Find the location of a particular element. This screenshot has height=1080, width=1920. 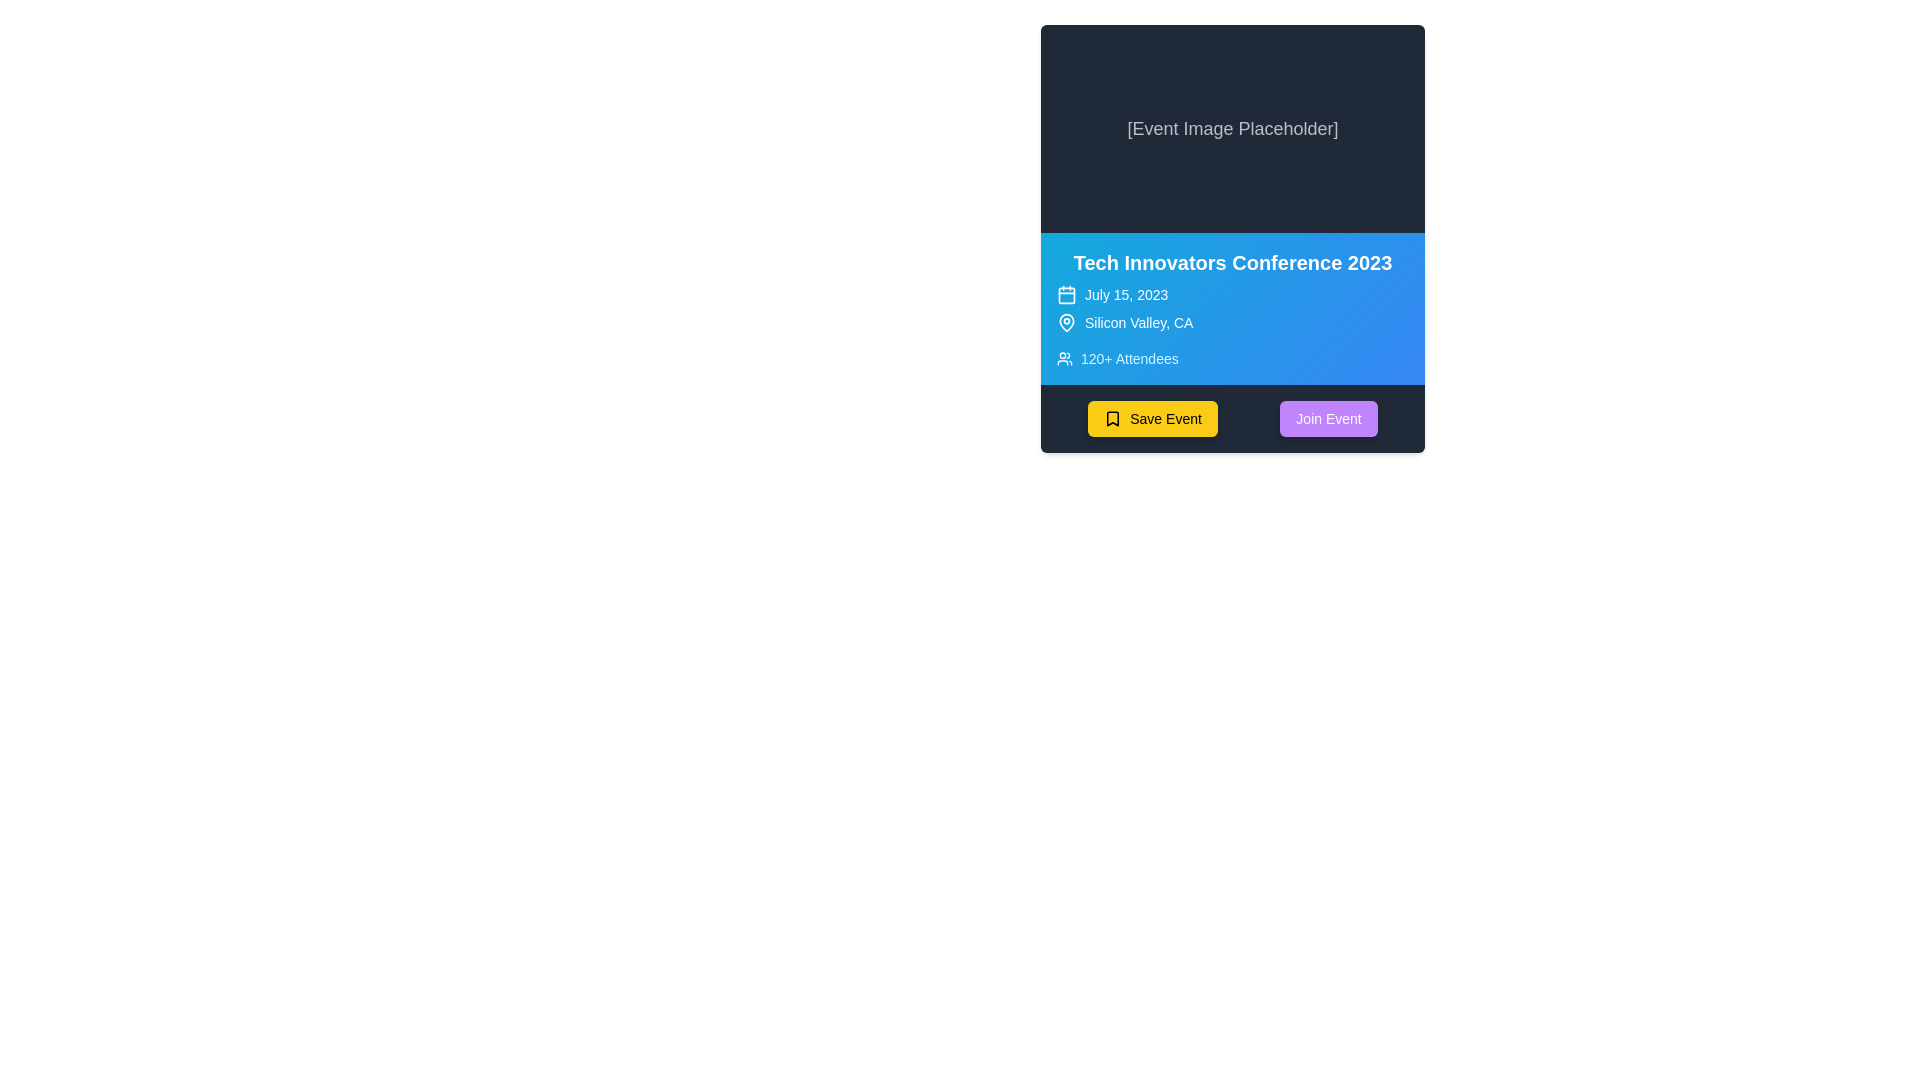

the decorative icon representing the date located to the left of the text 'July 15, 2023' in the event information panel is located at coordinates (1065, 294).